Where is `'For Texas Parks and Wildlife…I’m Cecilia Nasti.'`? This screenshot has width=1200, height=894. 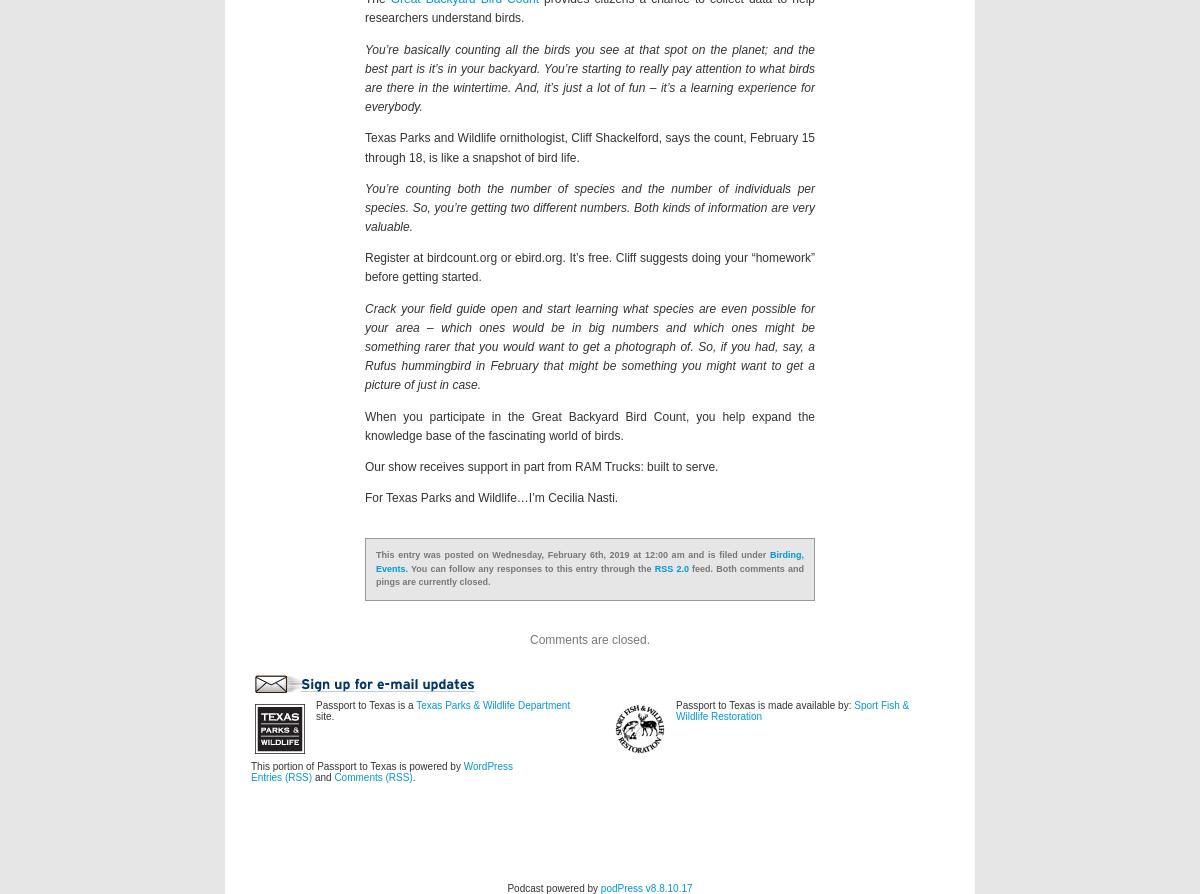 'For Texas Parks and Wildlife…I’m Cecilia Nasti.' is located at coordinates (365, 497).